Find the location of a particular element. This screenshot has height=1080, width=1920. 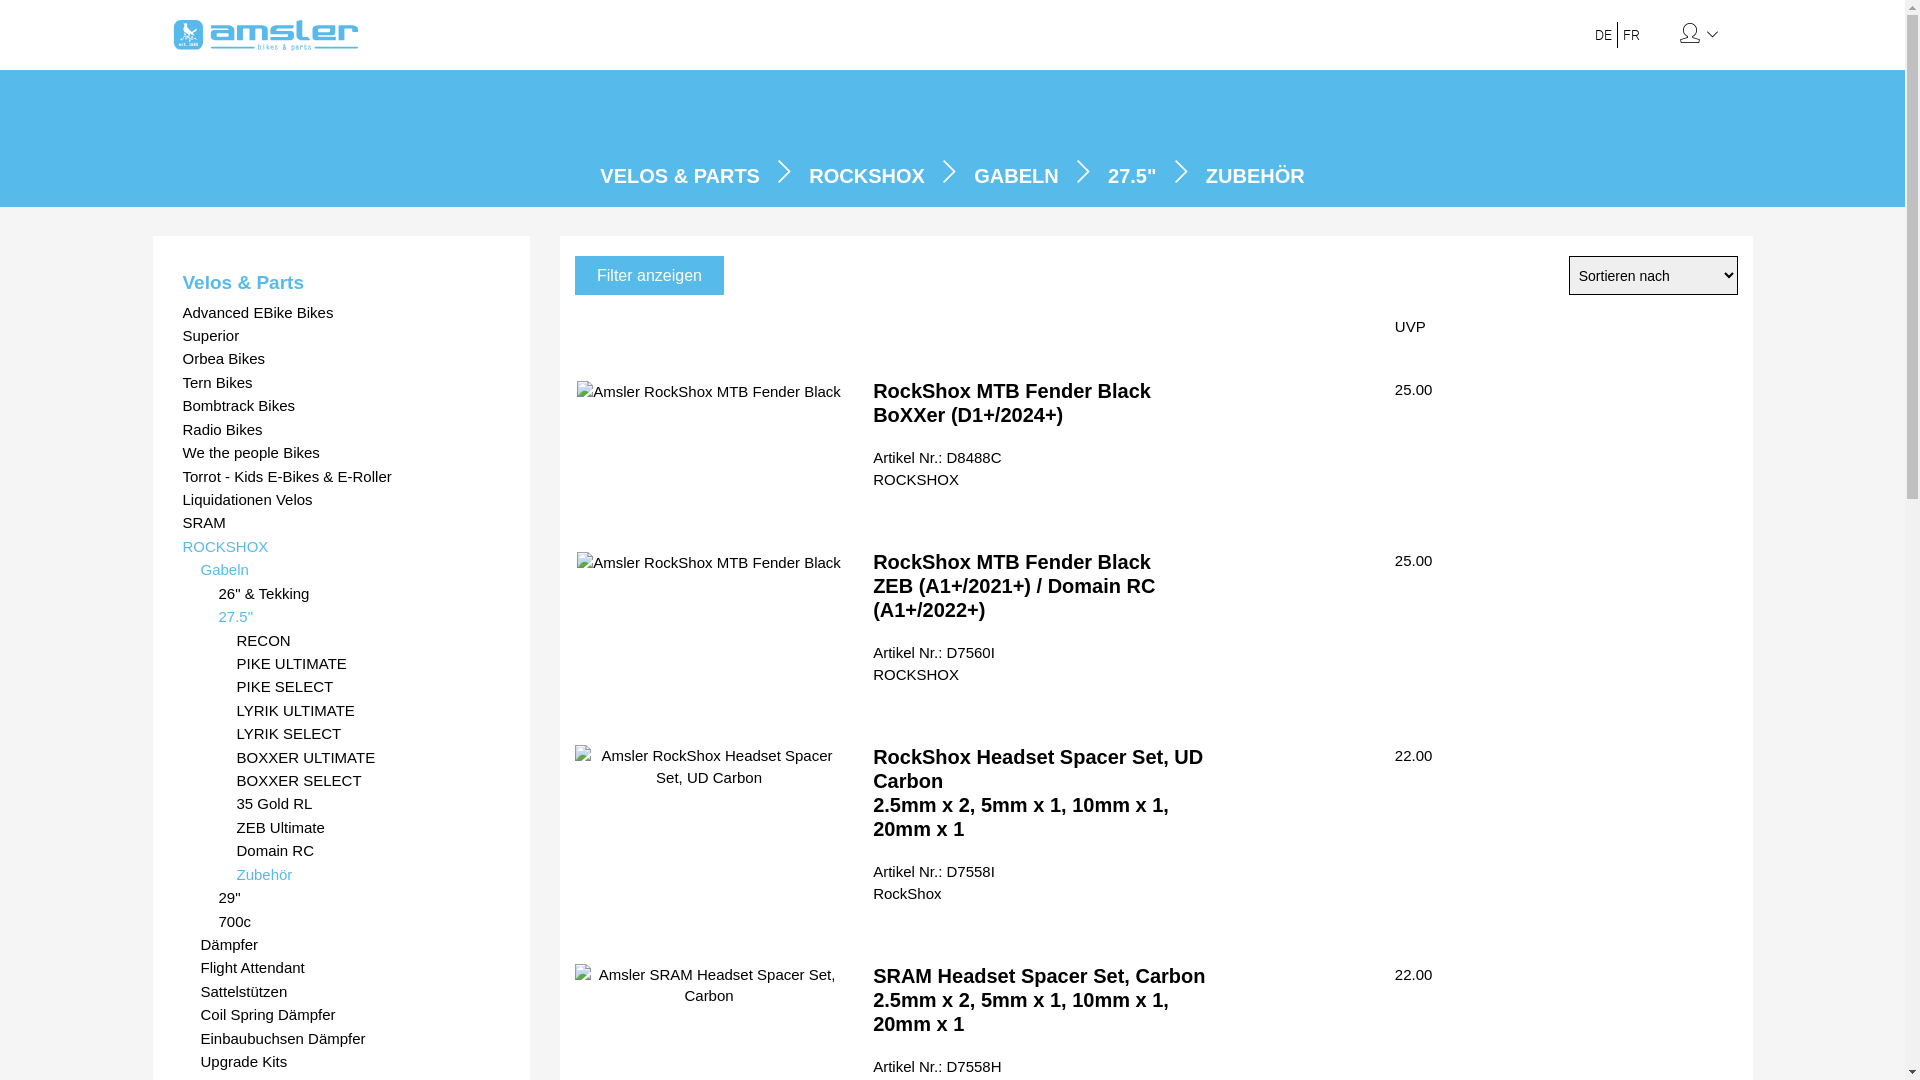

'GABELN' is located at coordinates (1016, 175).